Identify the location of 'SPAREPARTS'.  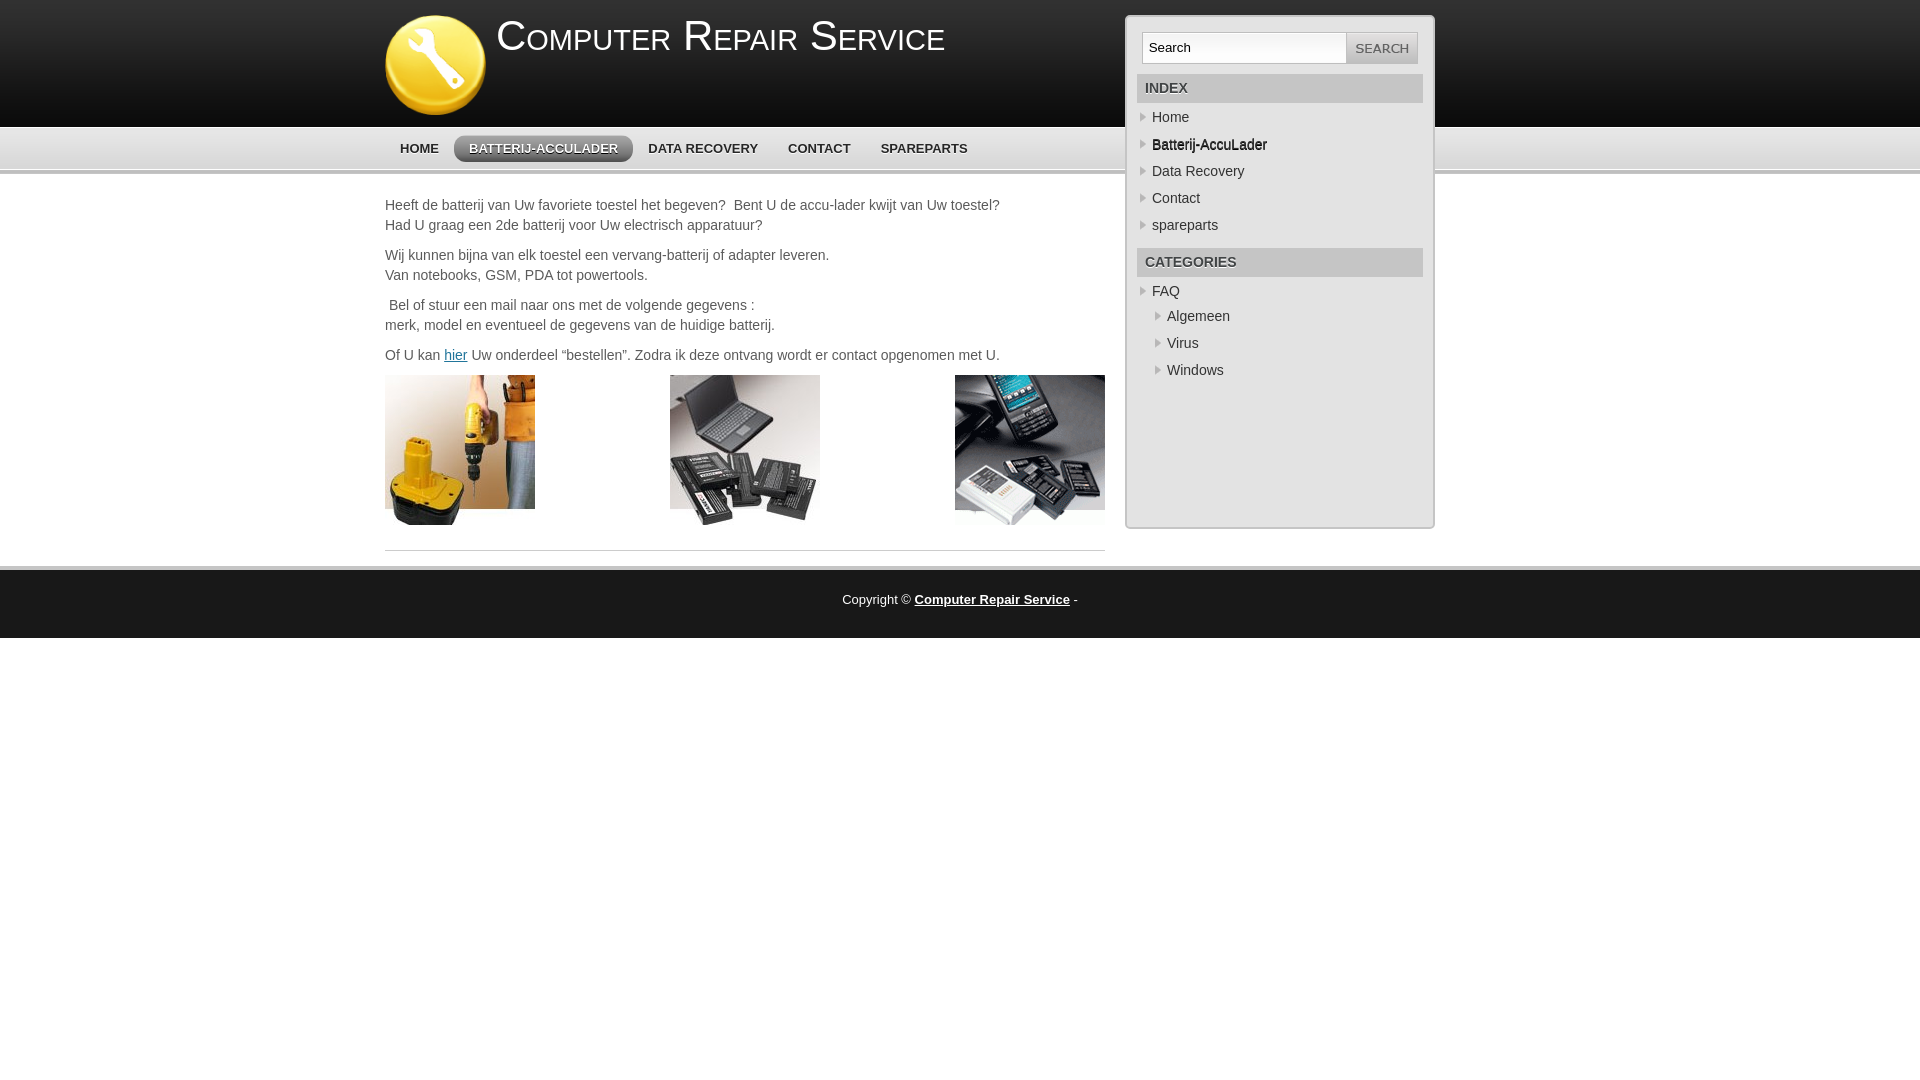
(923, 147).